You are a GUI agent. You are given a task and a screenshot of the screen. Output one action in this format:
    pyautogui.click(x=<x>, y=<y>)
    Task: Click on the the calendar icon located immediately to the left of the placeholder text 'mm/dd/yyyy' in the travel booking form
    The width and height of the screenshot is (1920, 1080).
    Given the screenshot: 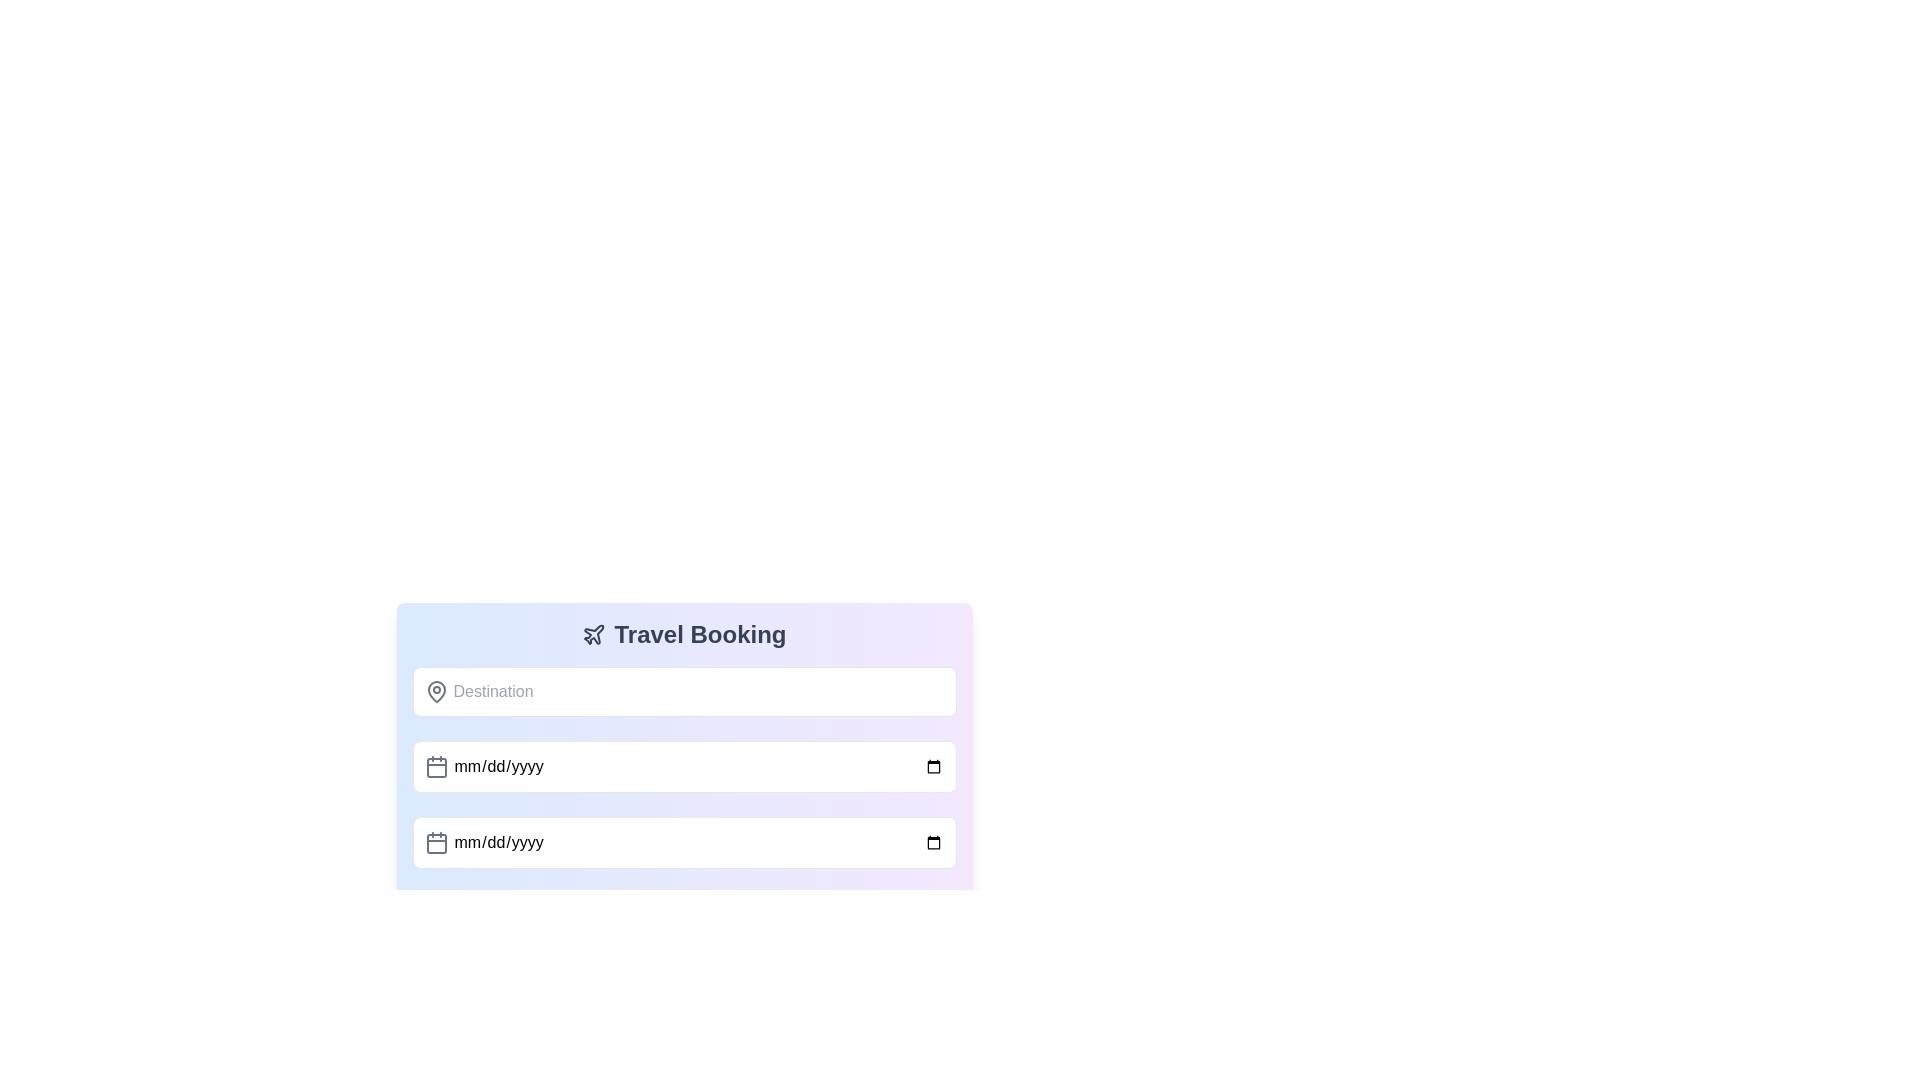 What is the action you would take?
    pyautogui.click(x=435, y=843)
    